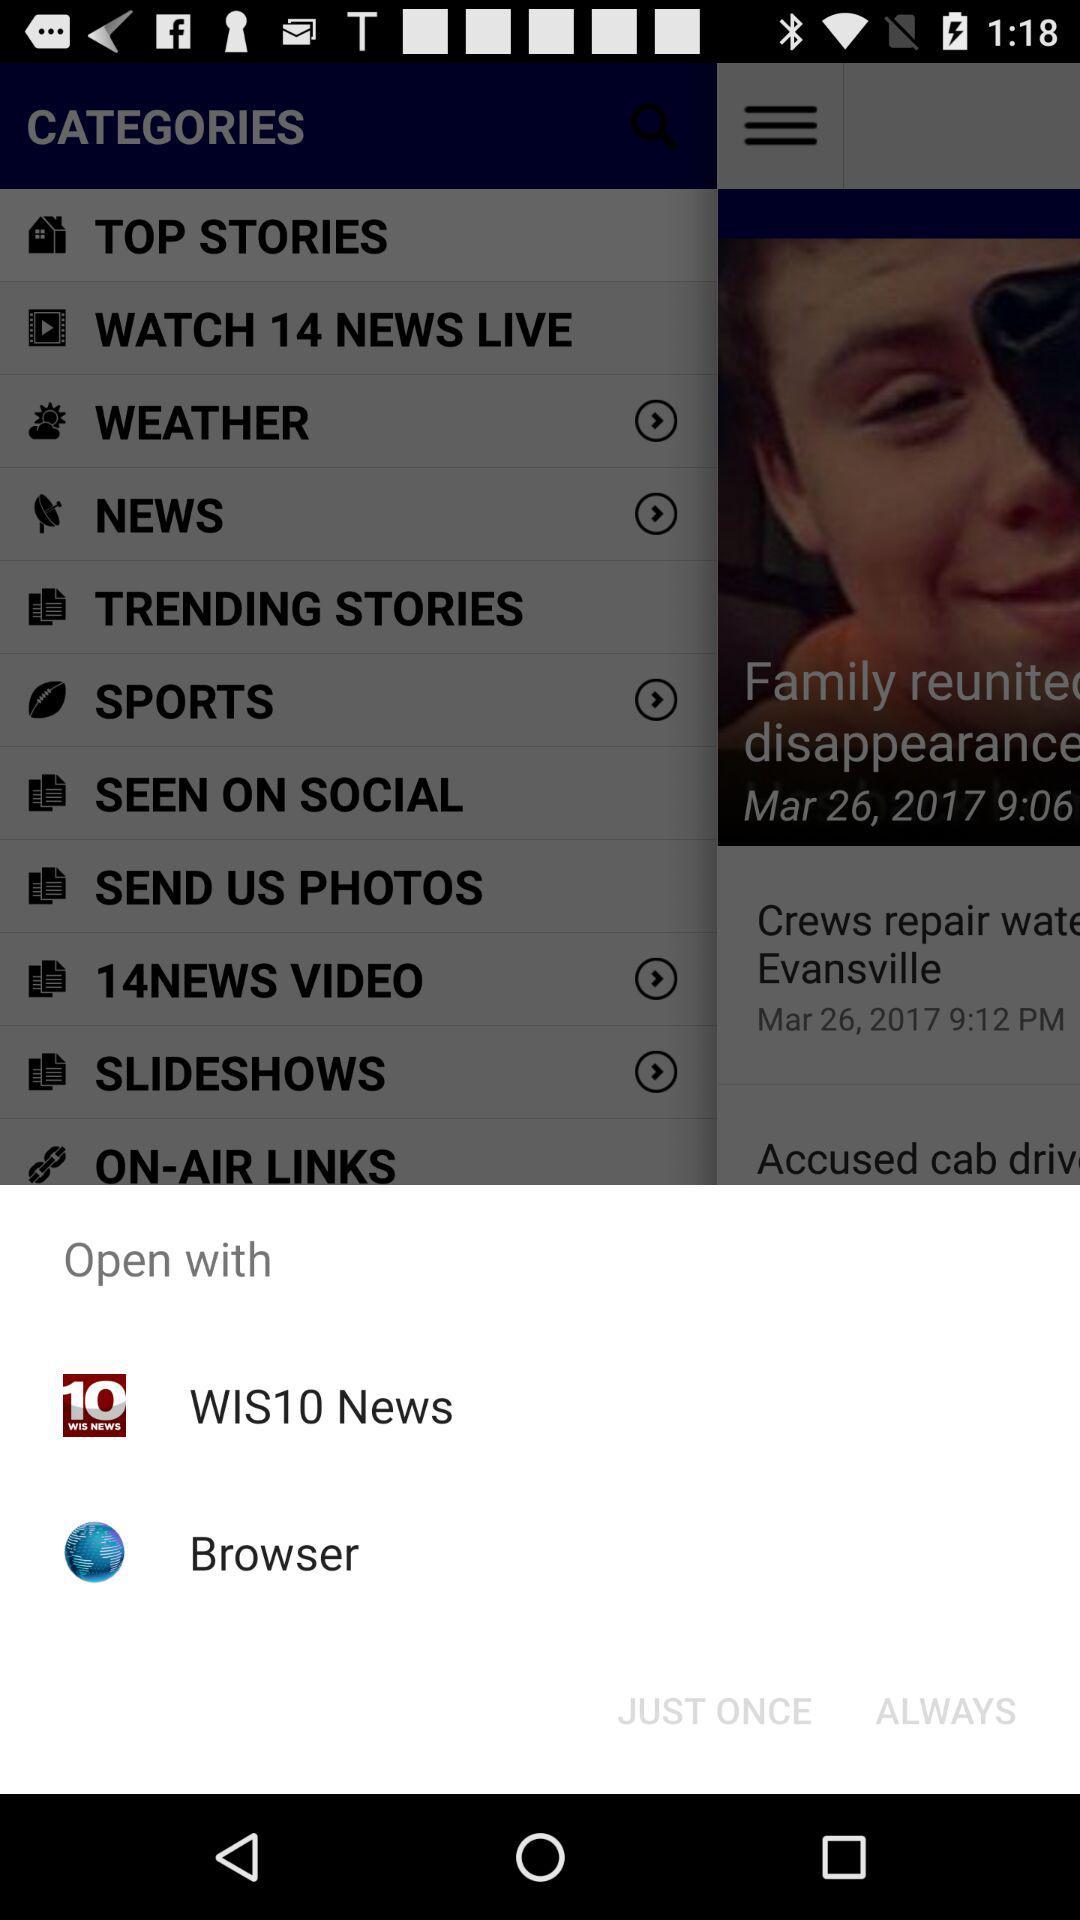  What do you see at coordinates (945, 1708) in the screenshot?
I see `always` at bounding box center [945, 1708].